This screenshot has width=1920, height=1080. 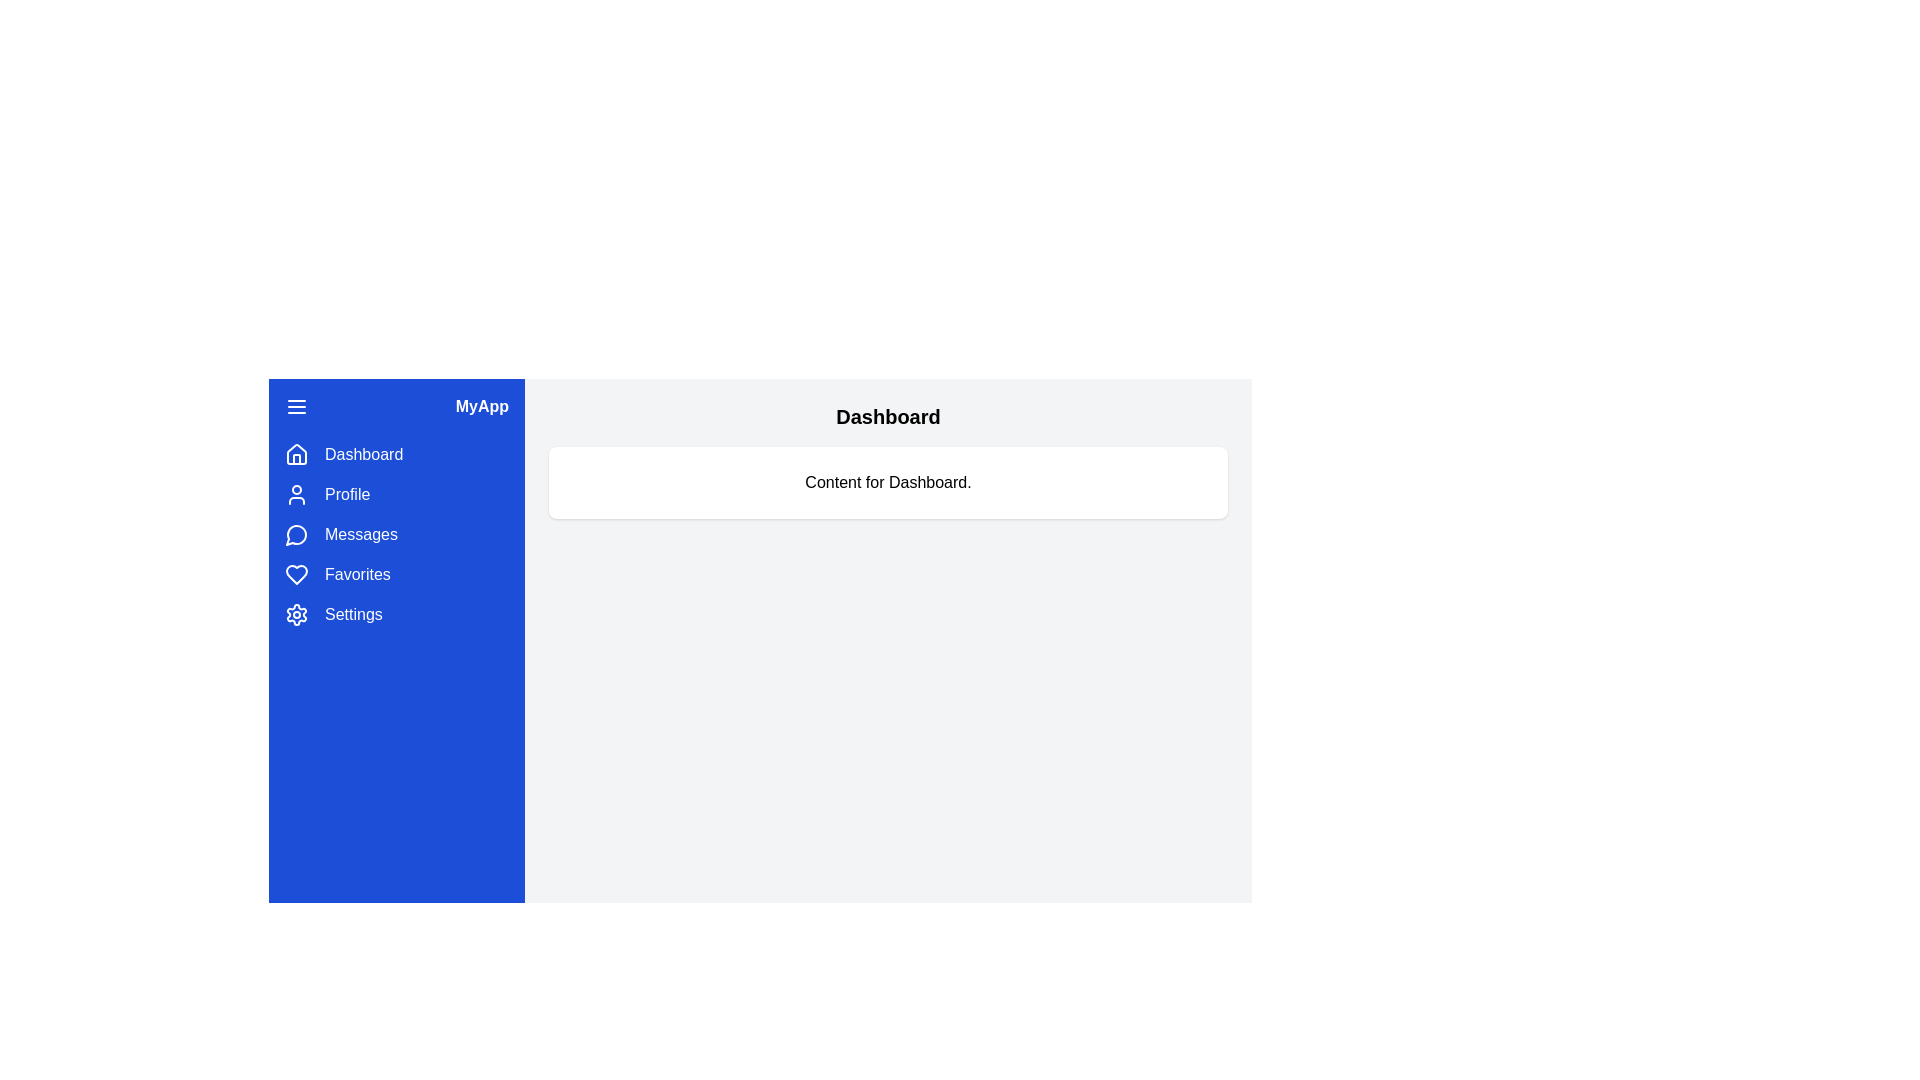 What do you see at coordinates (296, 613) in the screenshot?
I see `the settings icon located in the vertical menu bar on the left side of the interface, which is the fifth option and is associated with the 'Settings' label` at bounding box center [296, 613].